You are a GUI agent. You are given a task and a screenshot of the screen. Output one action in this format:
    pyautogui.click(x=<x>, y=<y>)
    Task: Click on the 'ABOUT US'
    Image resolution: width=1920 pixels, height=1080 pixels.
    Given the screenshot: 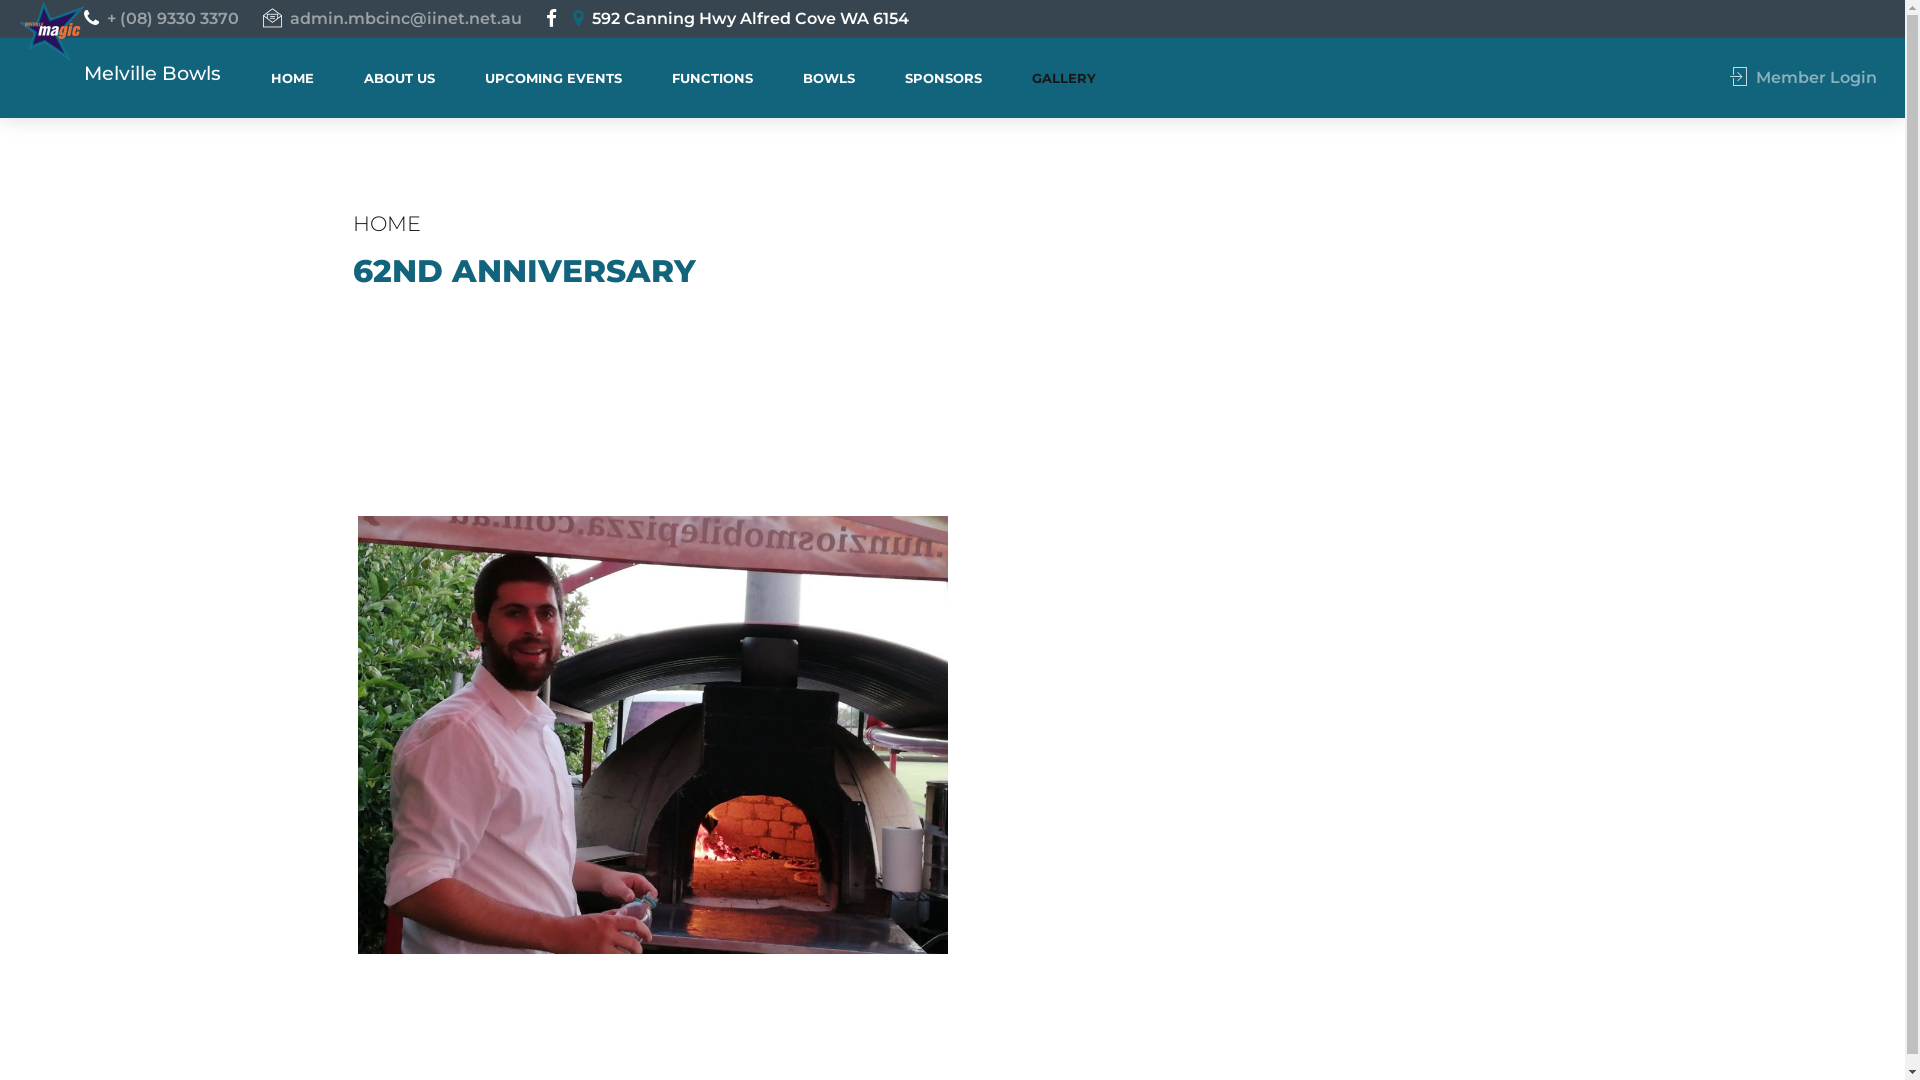 What is the action you would take?
    pyautogui.click(x=399, y=76)
    